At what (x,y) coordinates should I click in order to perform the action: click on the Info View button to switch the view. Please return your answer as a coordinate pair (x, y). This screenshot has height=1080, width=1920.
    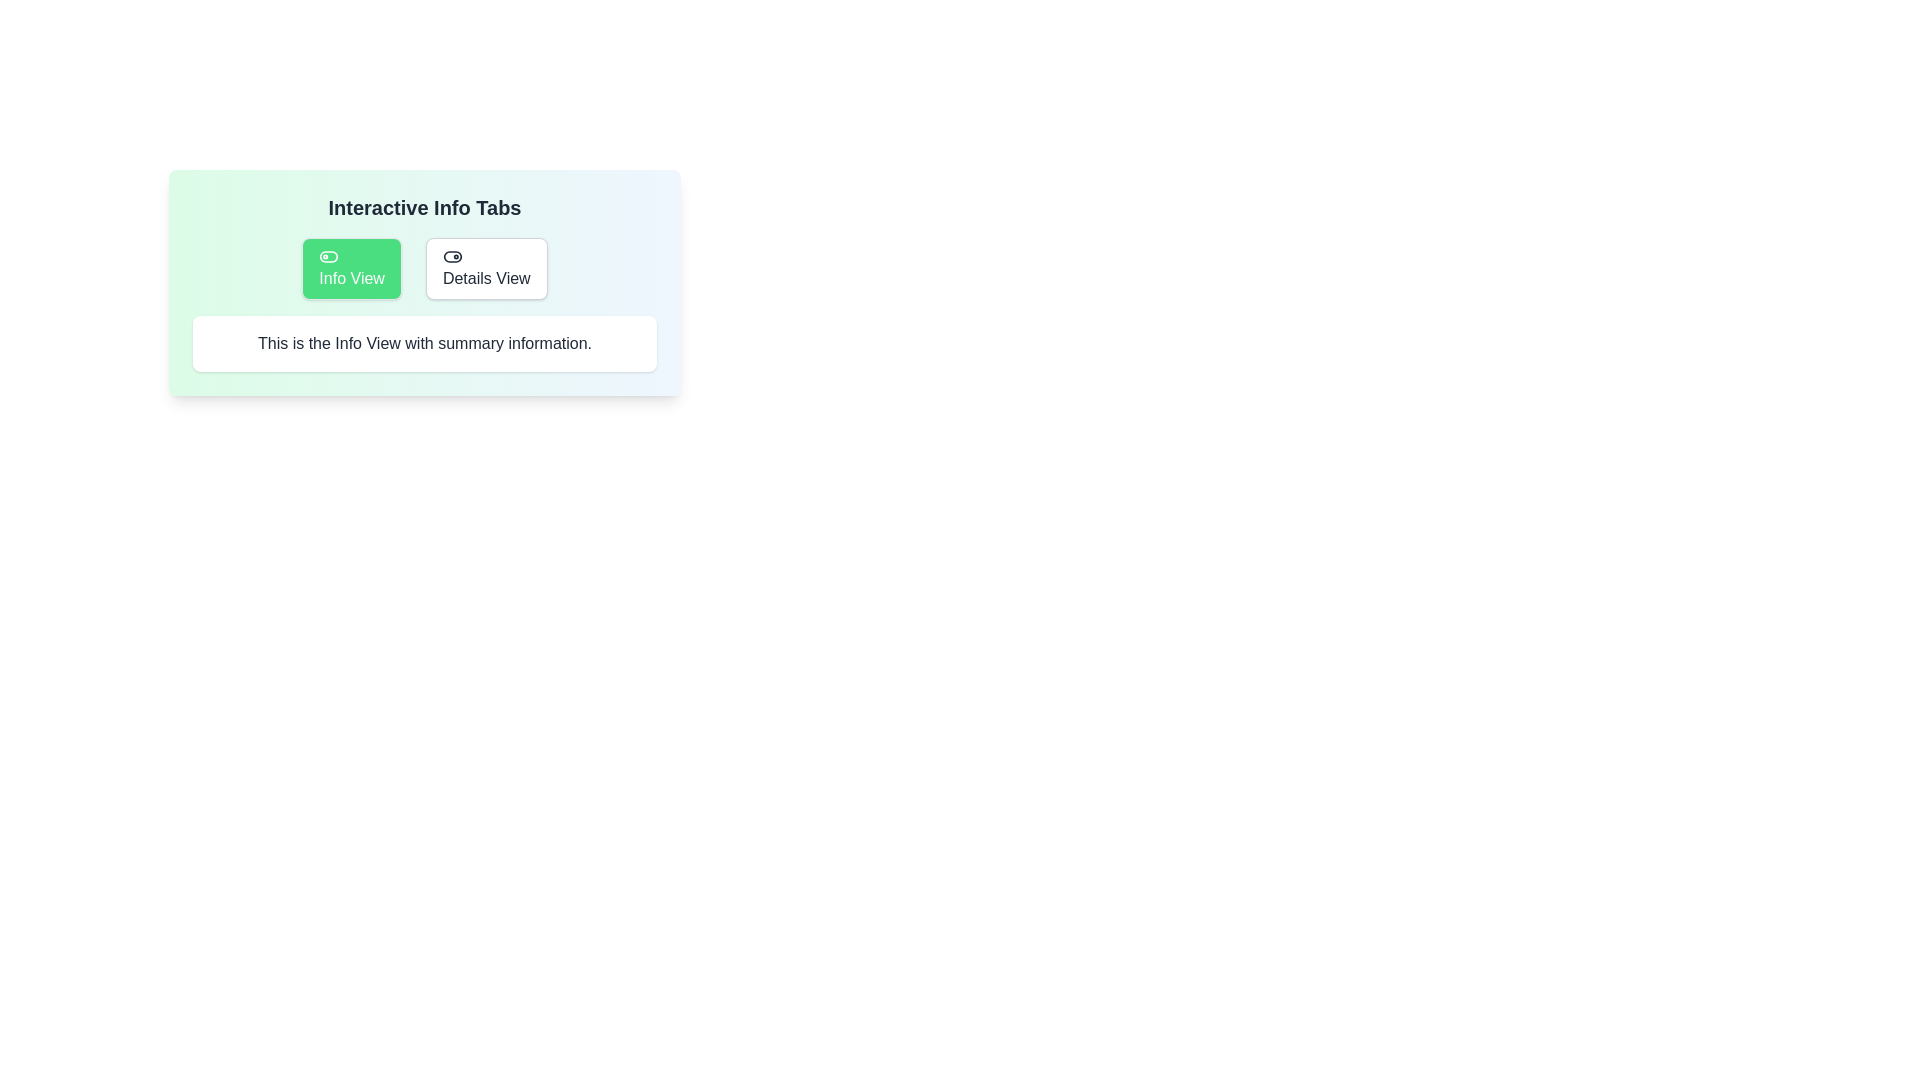
    Looking at the image, I should click on (351, 268).